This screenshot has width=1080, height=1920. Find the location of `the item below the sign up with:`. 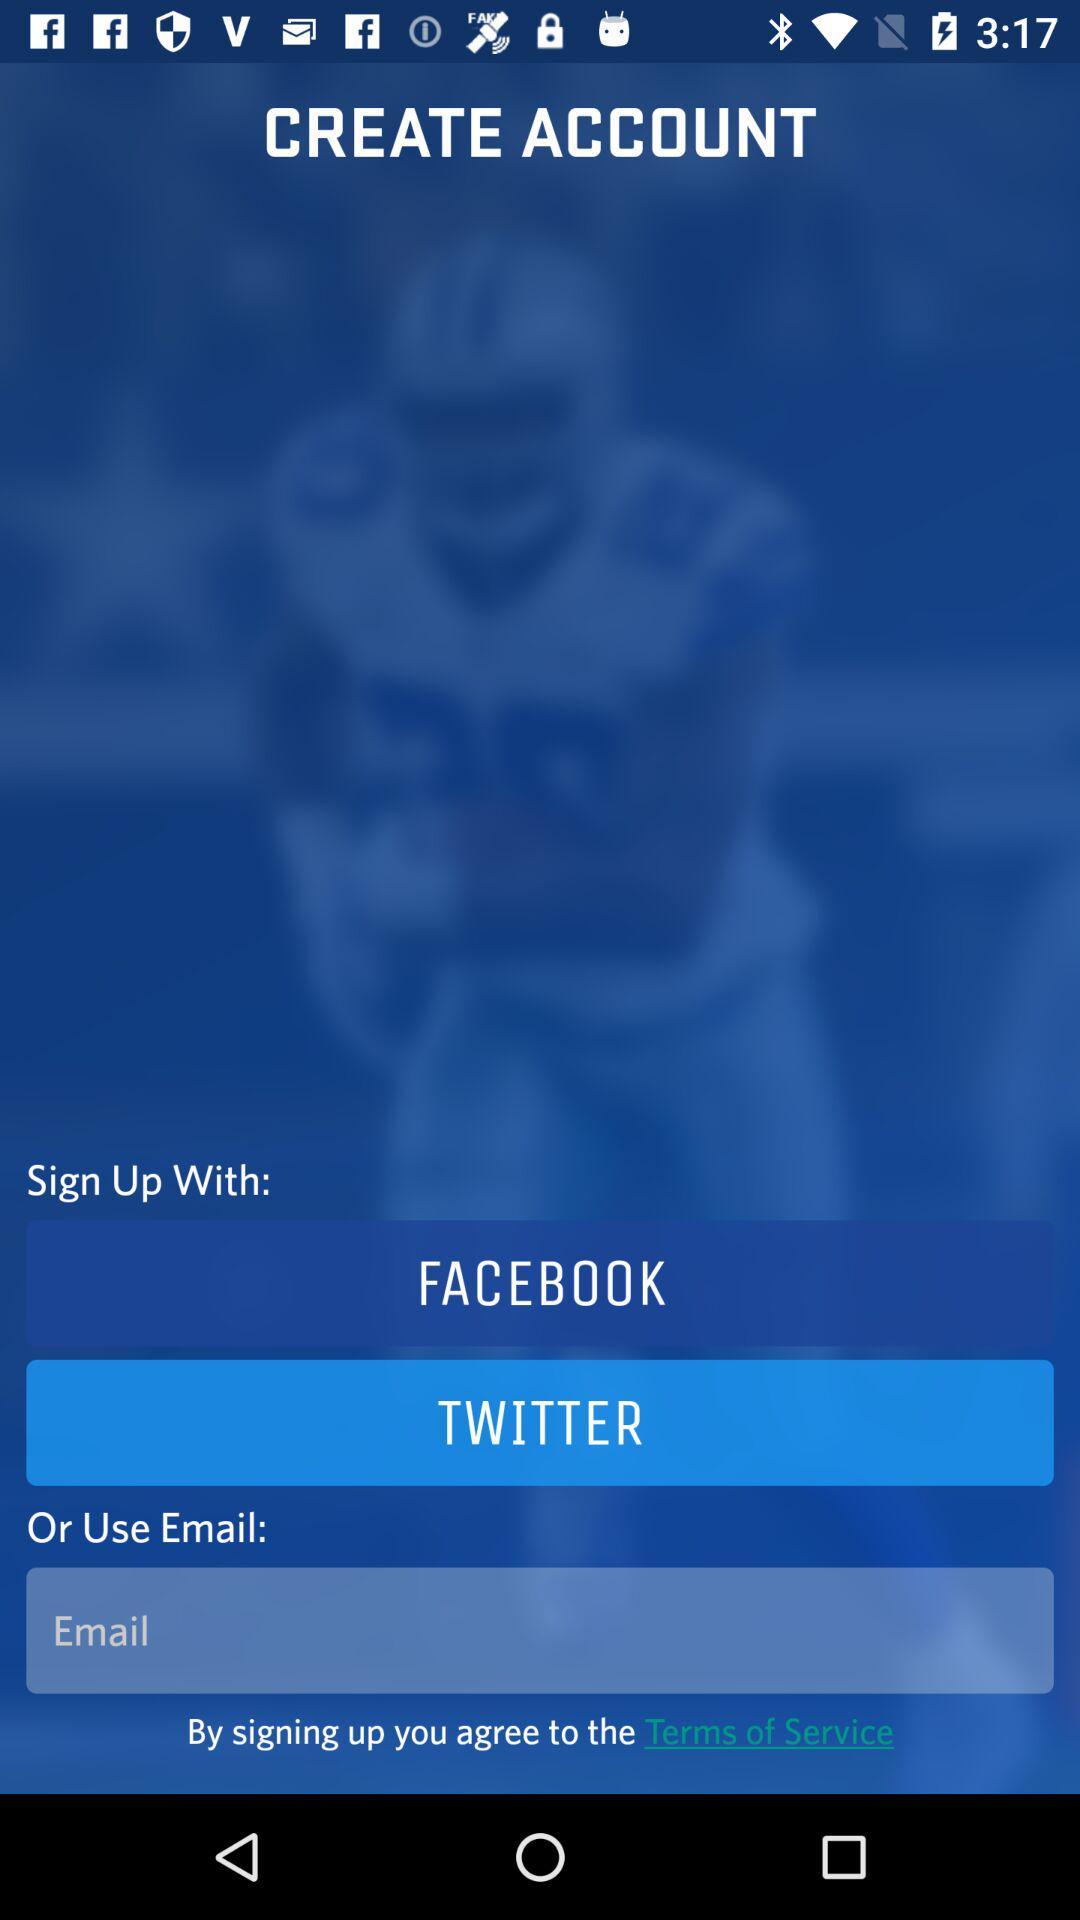

the item below the sign up with: is located at coordinates (540, 1283).